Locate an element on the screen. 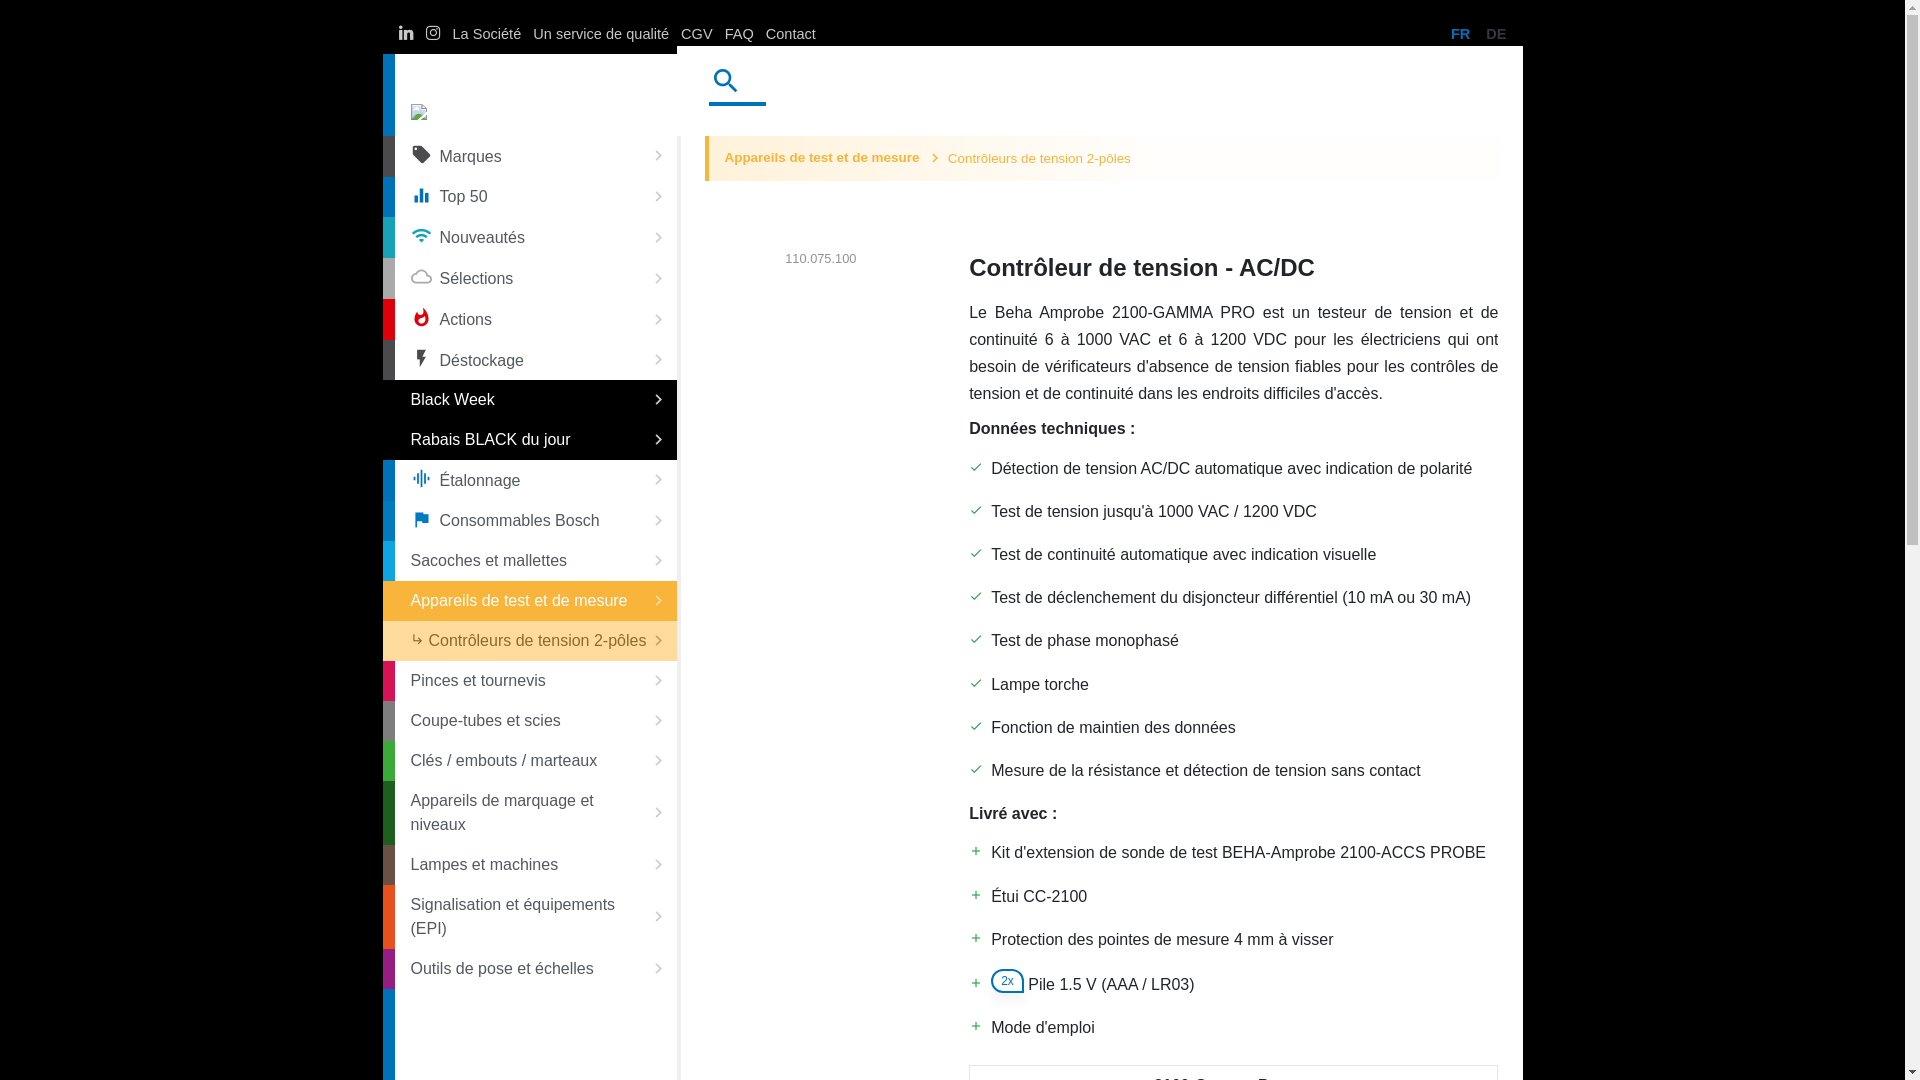 The height and width of the screenshot is (1080, 1920). 'flagConsommables Bosch is located at coordinates (534, 520).